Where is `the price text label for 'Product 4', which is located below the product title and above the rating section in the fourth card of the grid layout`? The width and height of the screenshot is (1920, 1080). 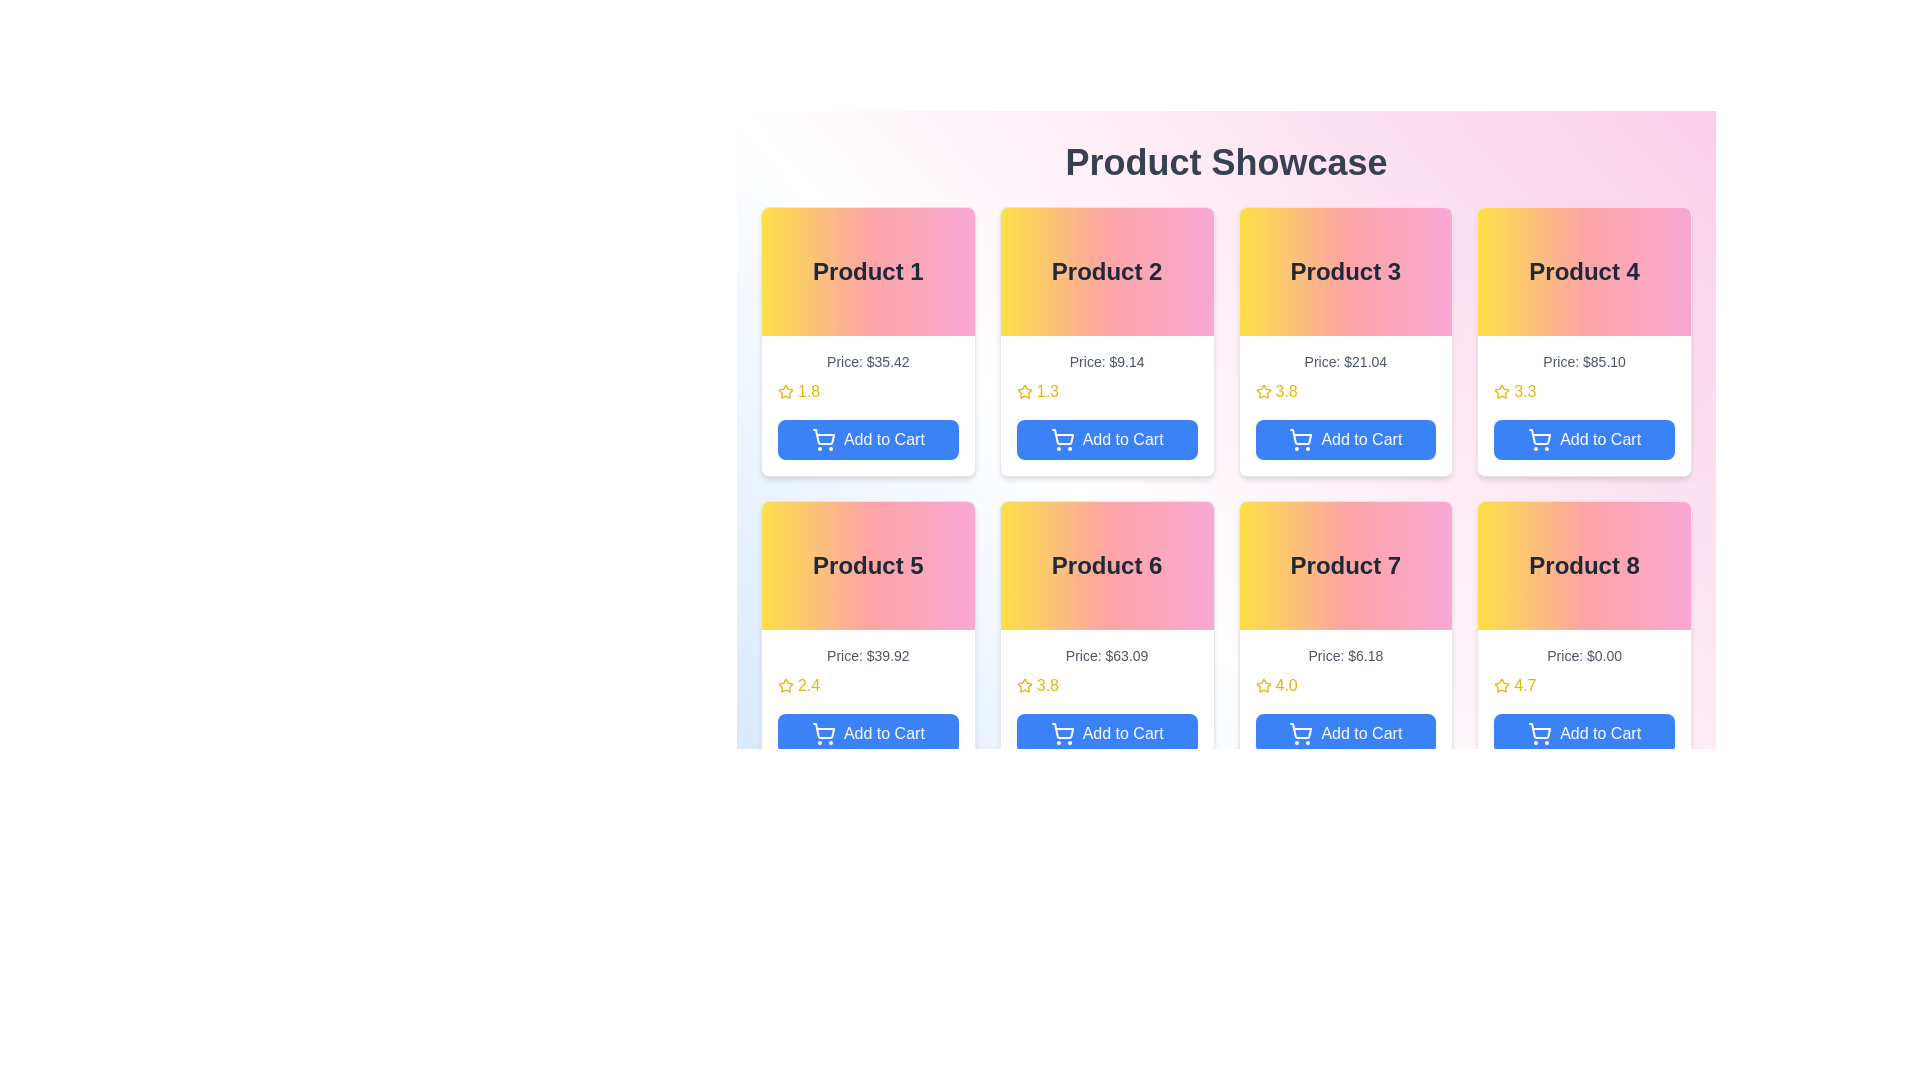
the price text label for 'Product 4', which is located below the product title and above the rating section in the fourth card of the grid layout is located at coordinates (1583, 362).